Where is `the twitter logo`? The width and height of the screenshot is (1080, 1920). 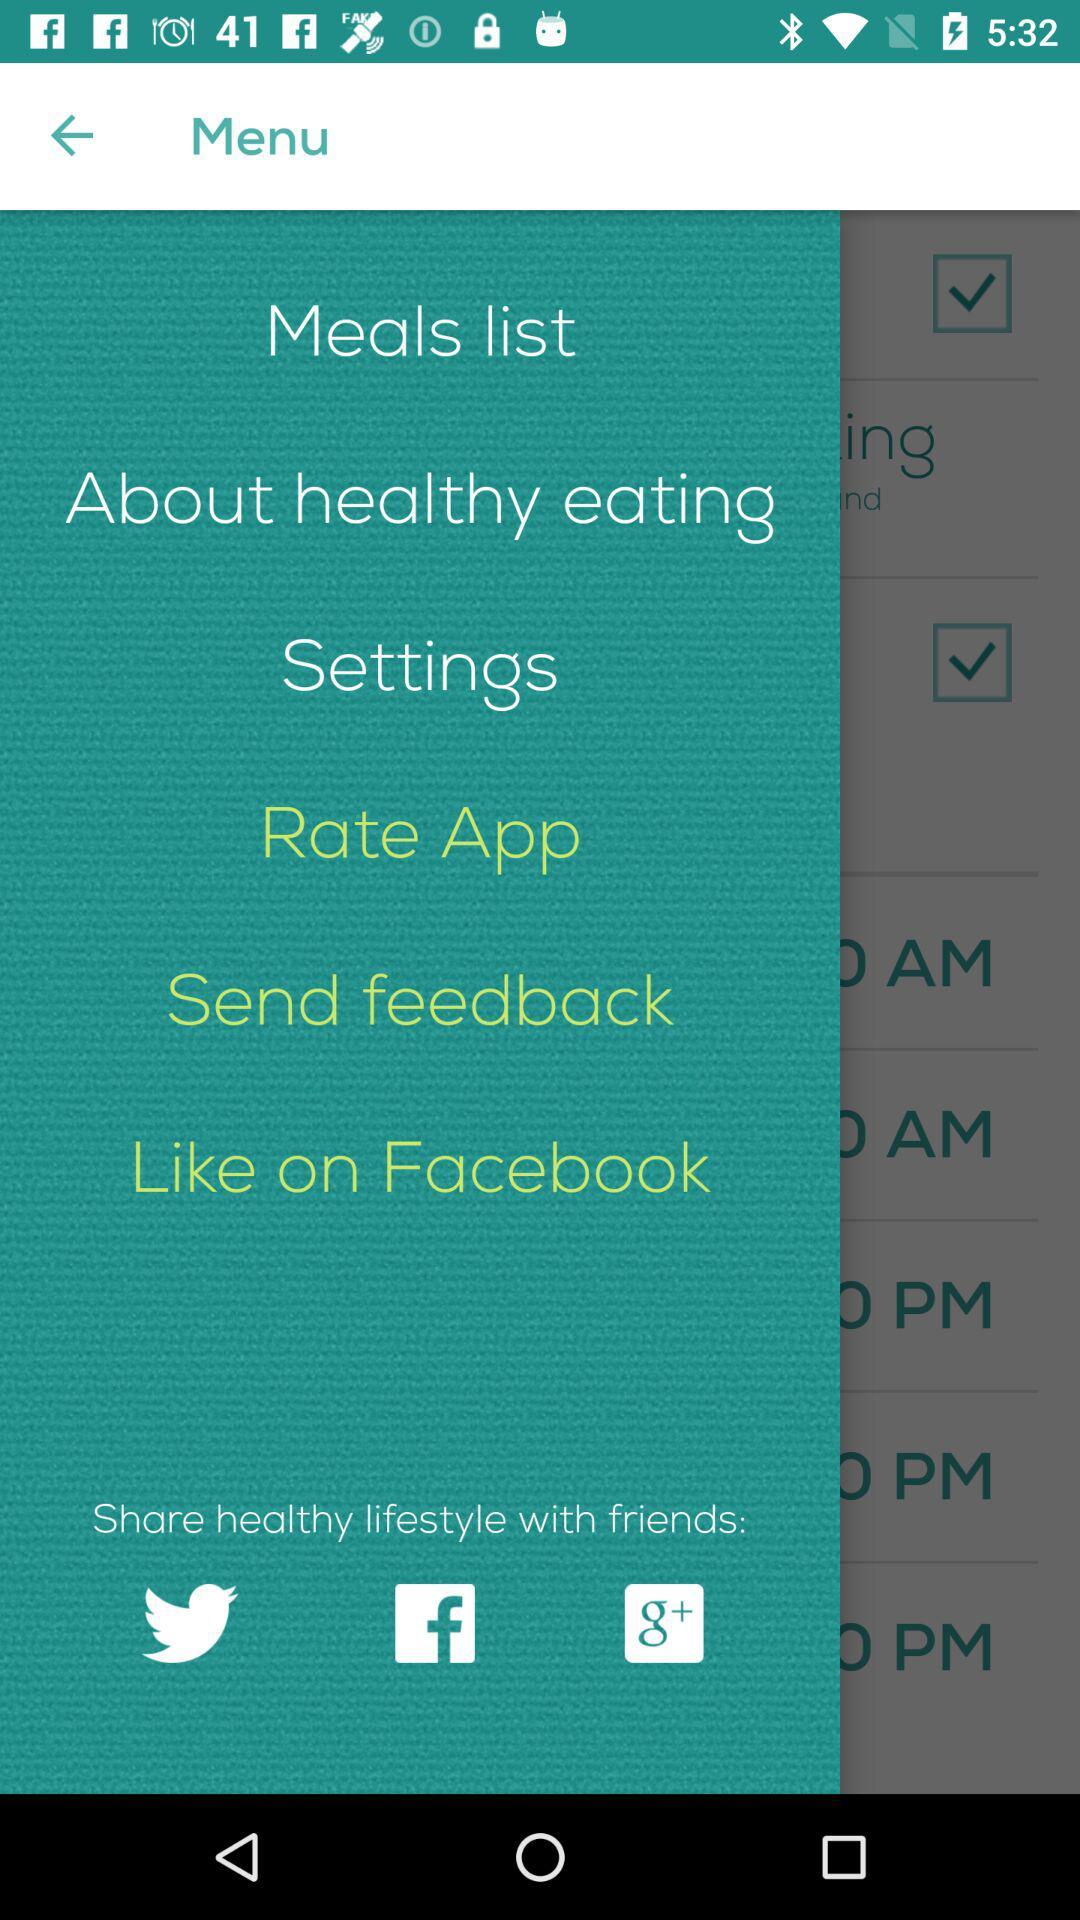
the twitter logo is located at coordinates (190, 1623).